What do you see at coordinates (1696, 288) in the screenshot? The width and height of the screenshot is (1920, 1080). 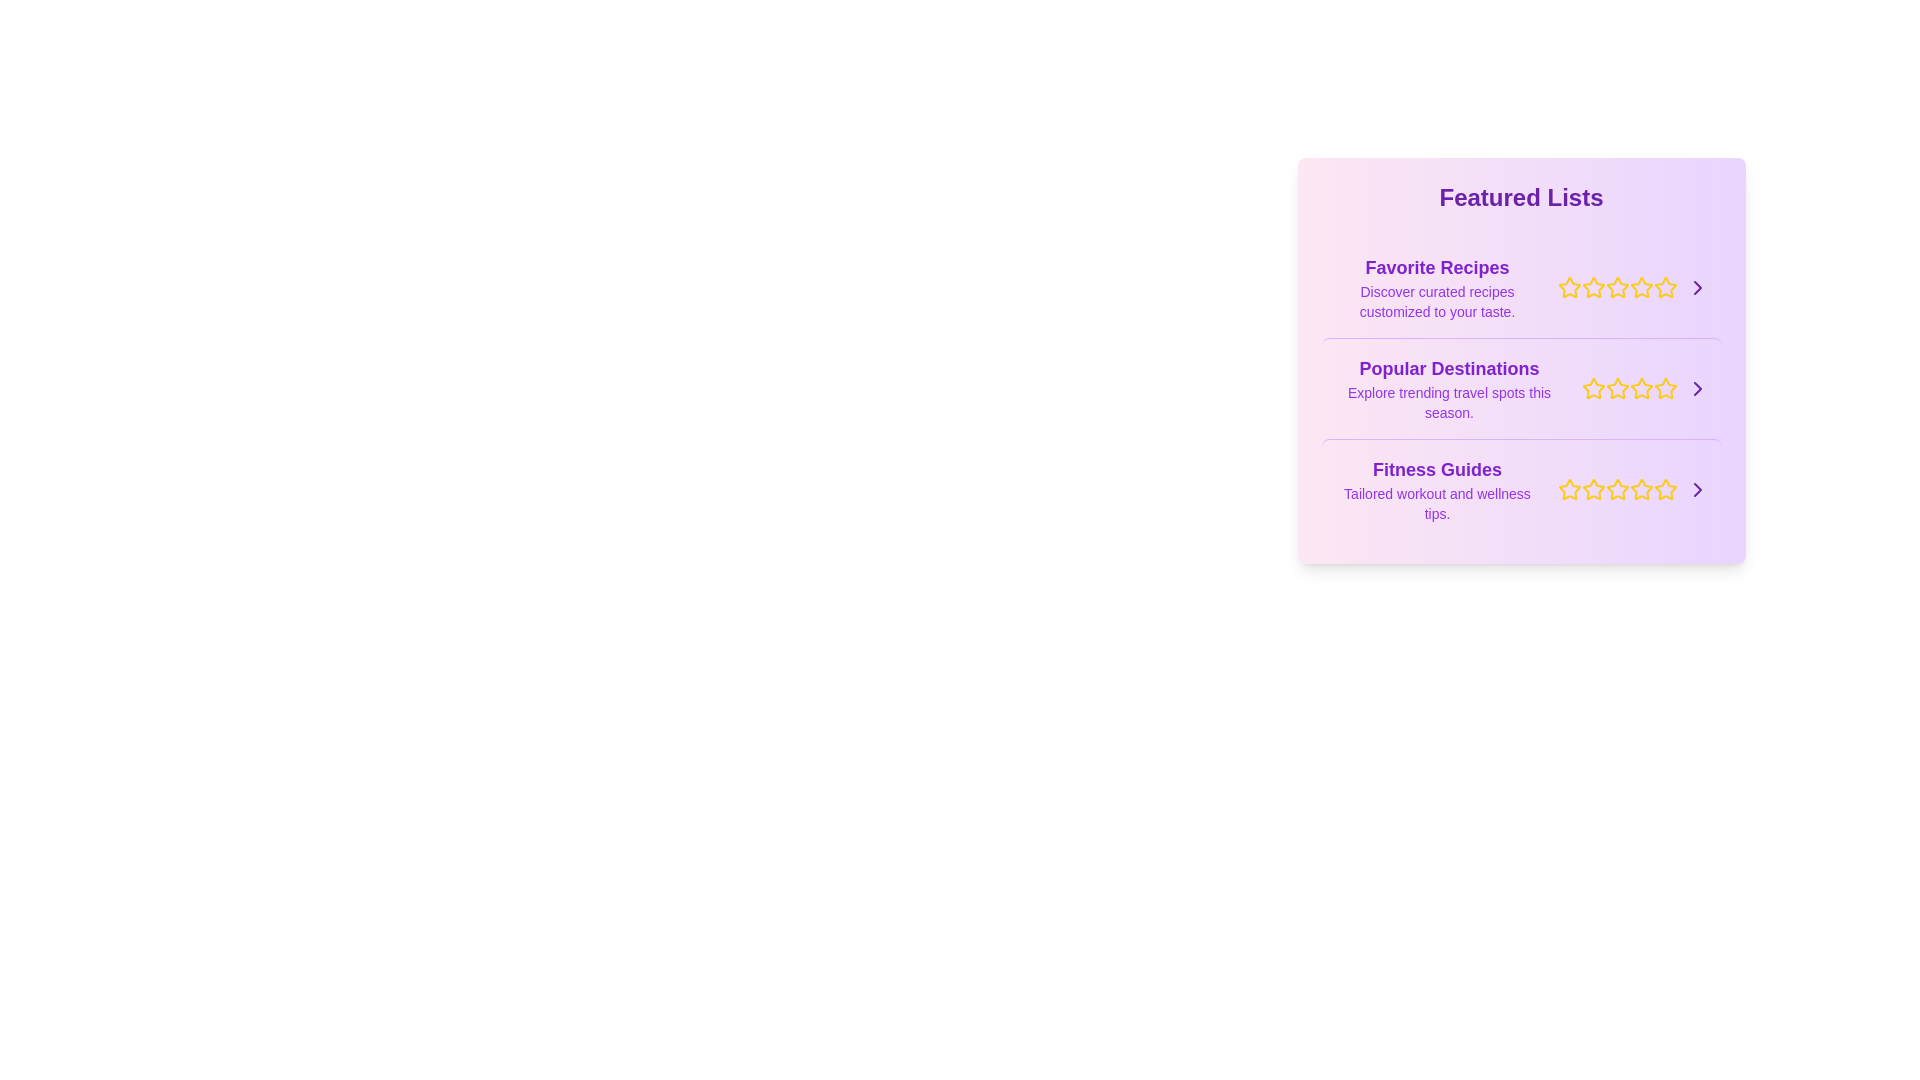 I see `the chevron icon to navigate to the detailed information of Favorite Recipes` at bounding box center [1696, 288].